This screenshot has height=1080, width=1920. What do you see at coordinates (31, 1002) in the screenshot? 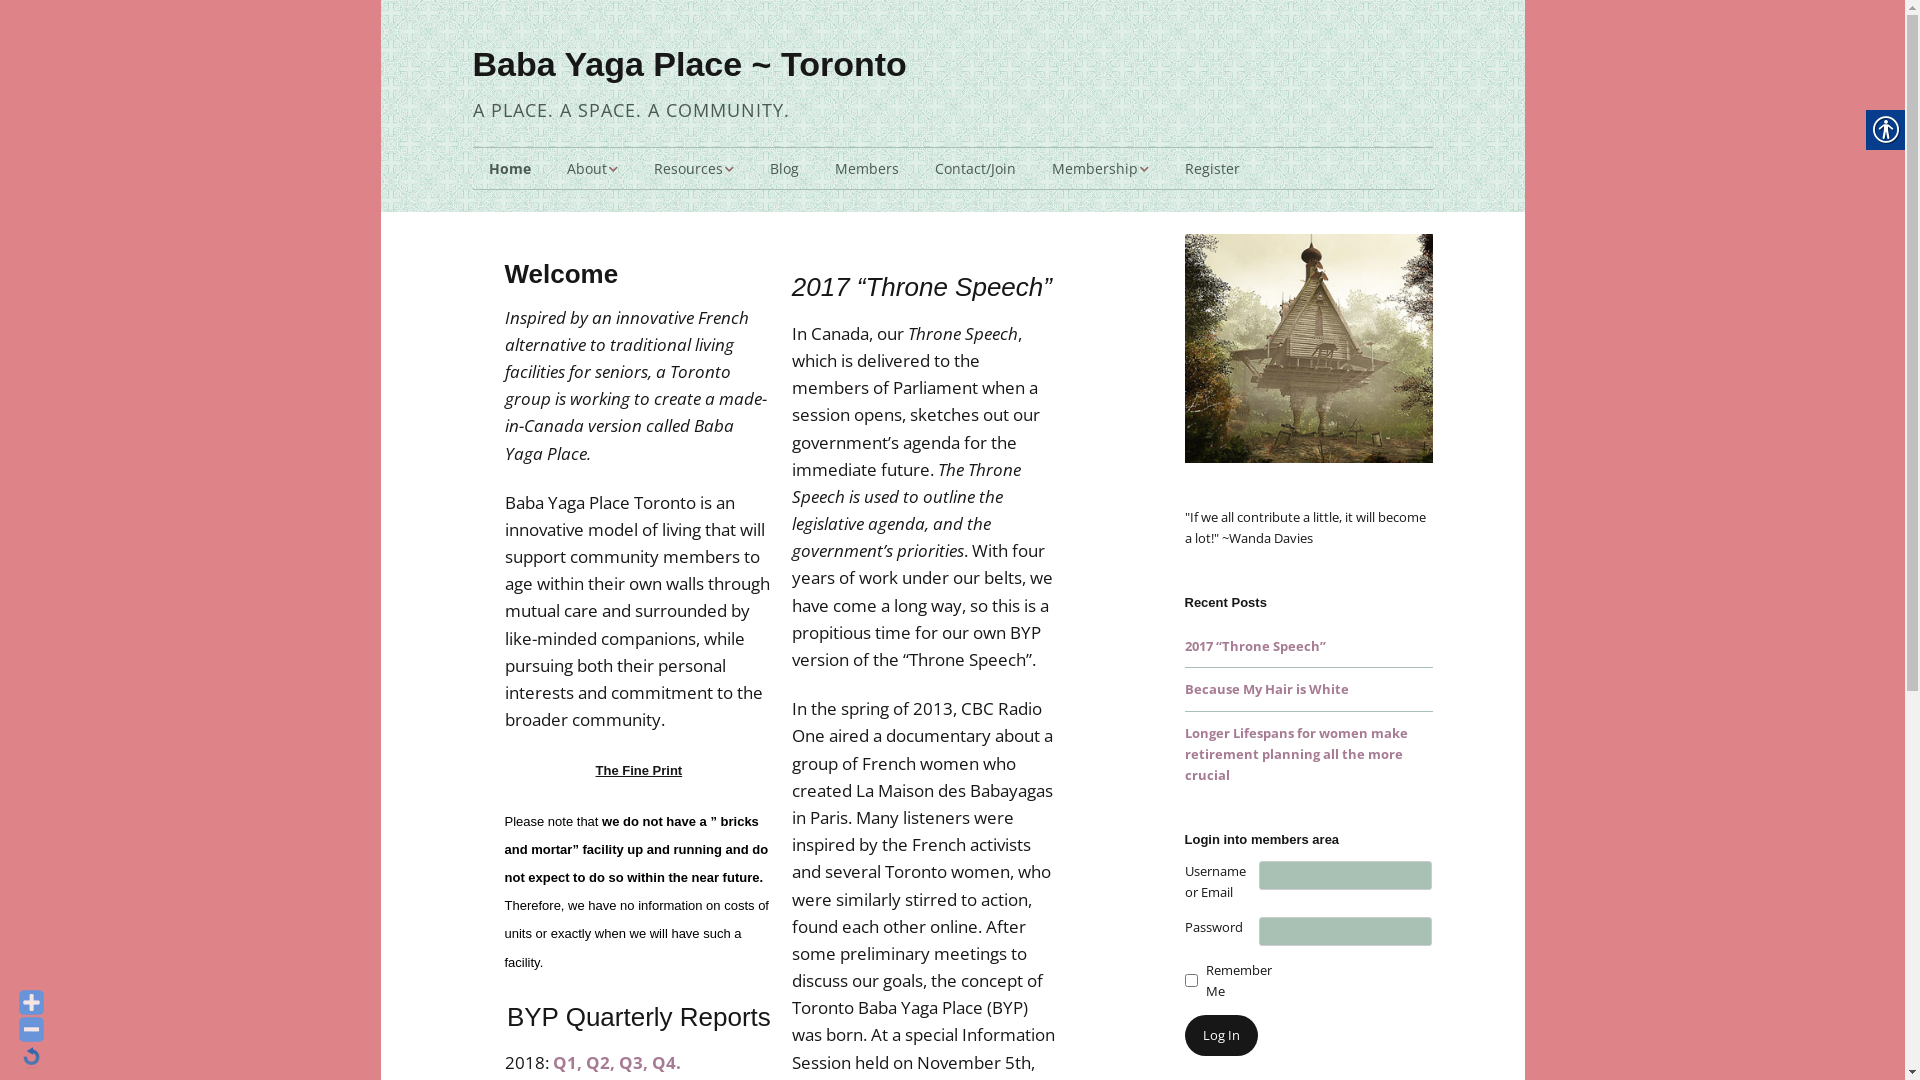
I see `'Increase font size'` at bounding box center [31, 1002].